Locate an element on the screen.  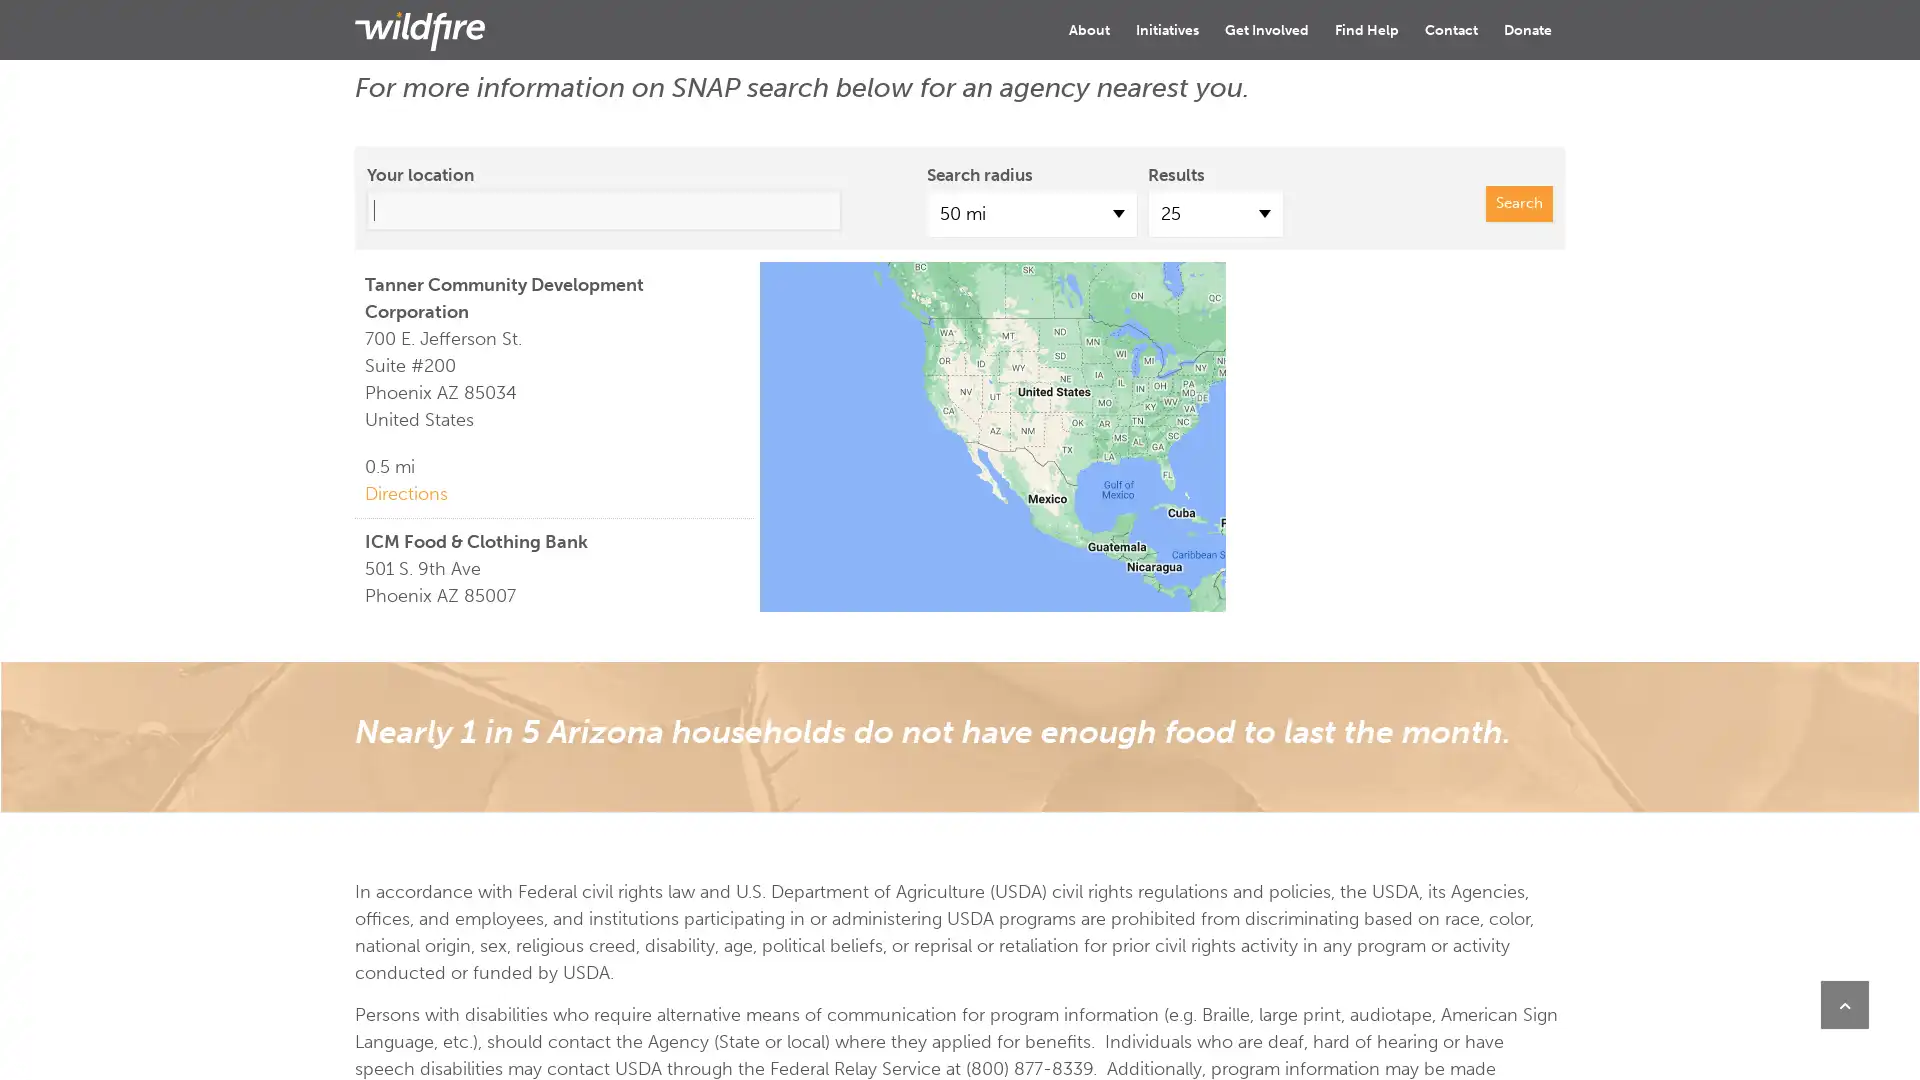
Keogh HC at Public Health is located at coordinates (1171, 395).